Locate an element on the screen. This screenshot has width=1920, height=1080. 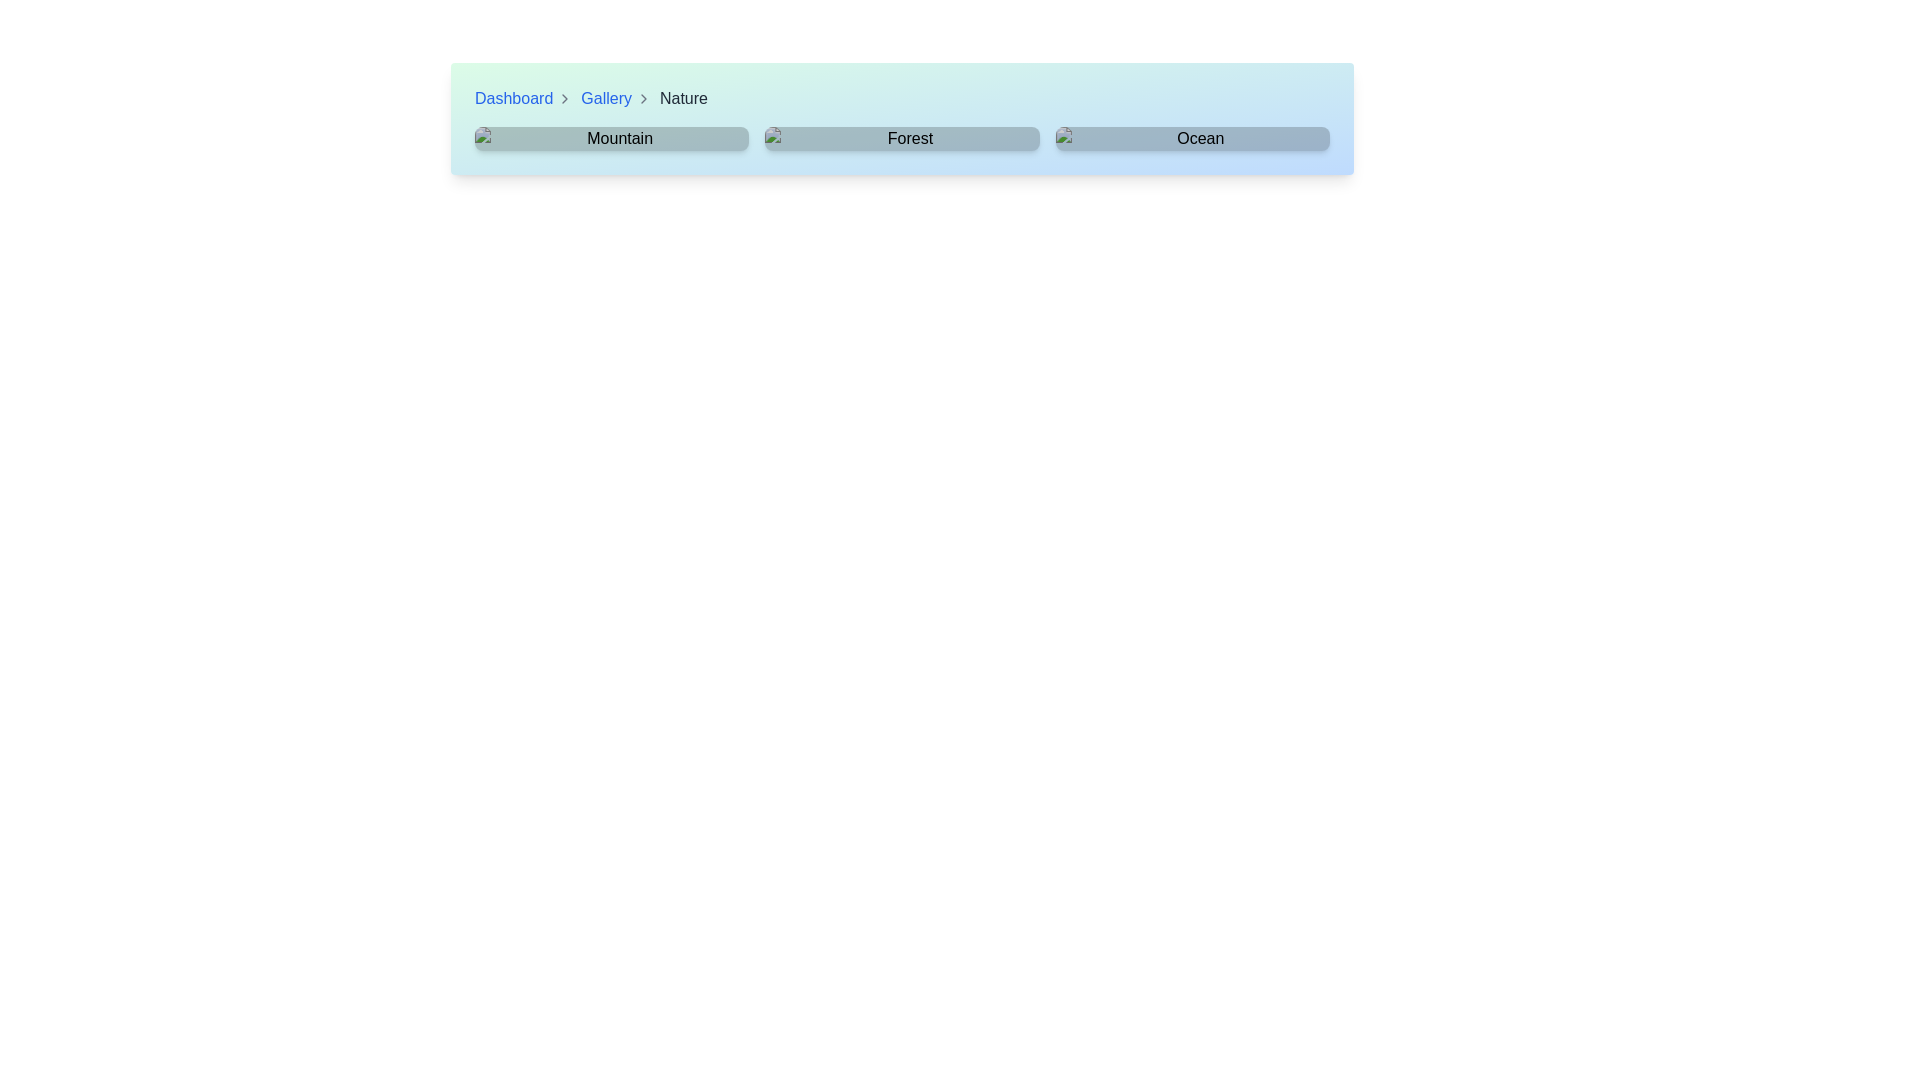
the Icon indicating navigation hierarchy in the breadcrumb navigation bar, which separates the 'Dashboard' link and the static text 'Gallery' is located at coordinates (564, 99).